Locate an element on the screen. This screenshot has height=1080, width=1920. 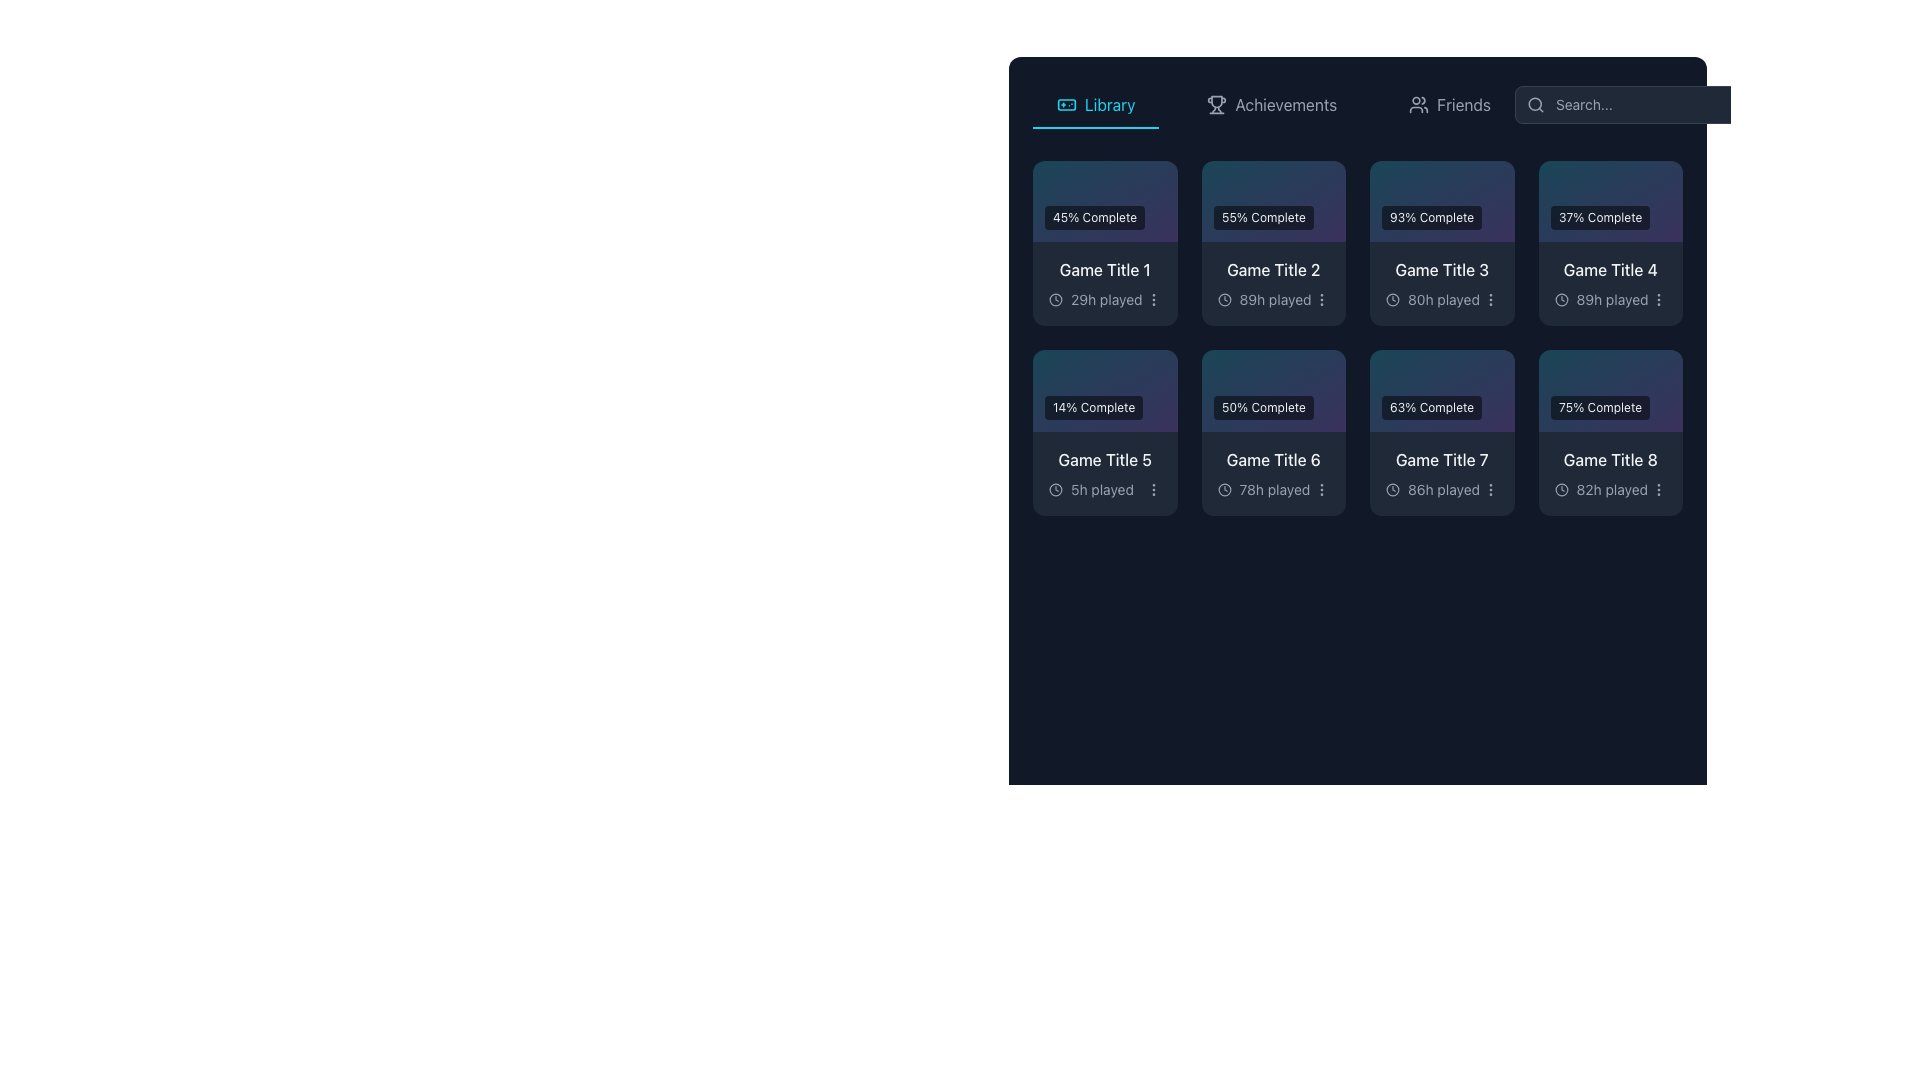
the text label displaying '89h played', which is next to a small clock icon and located under 'Game Title 2' and below '55% Complete' is located at coordinates (1274, 300).